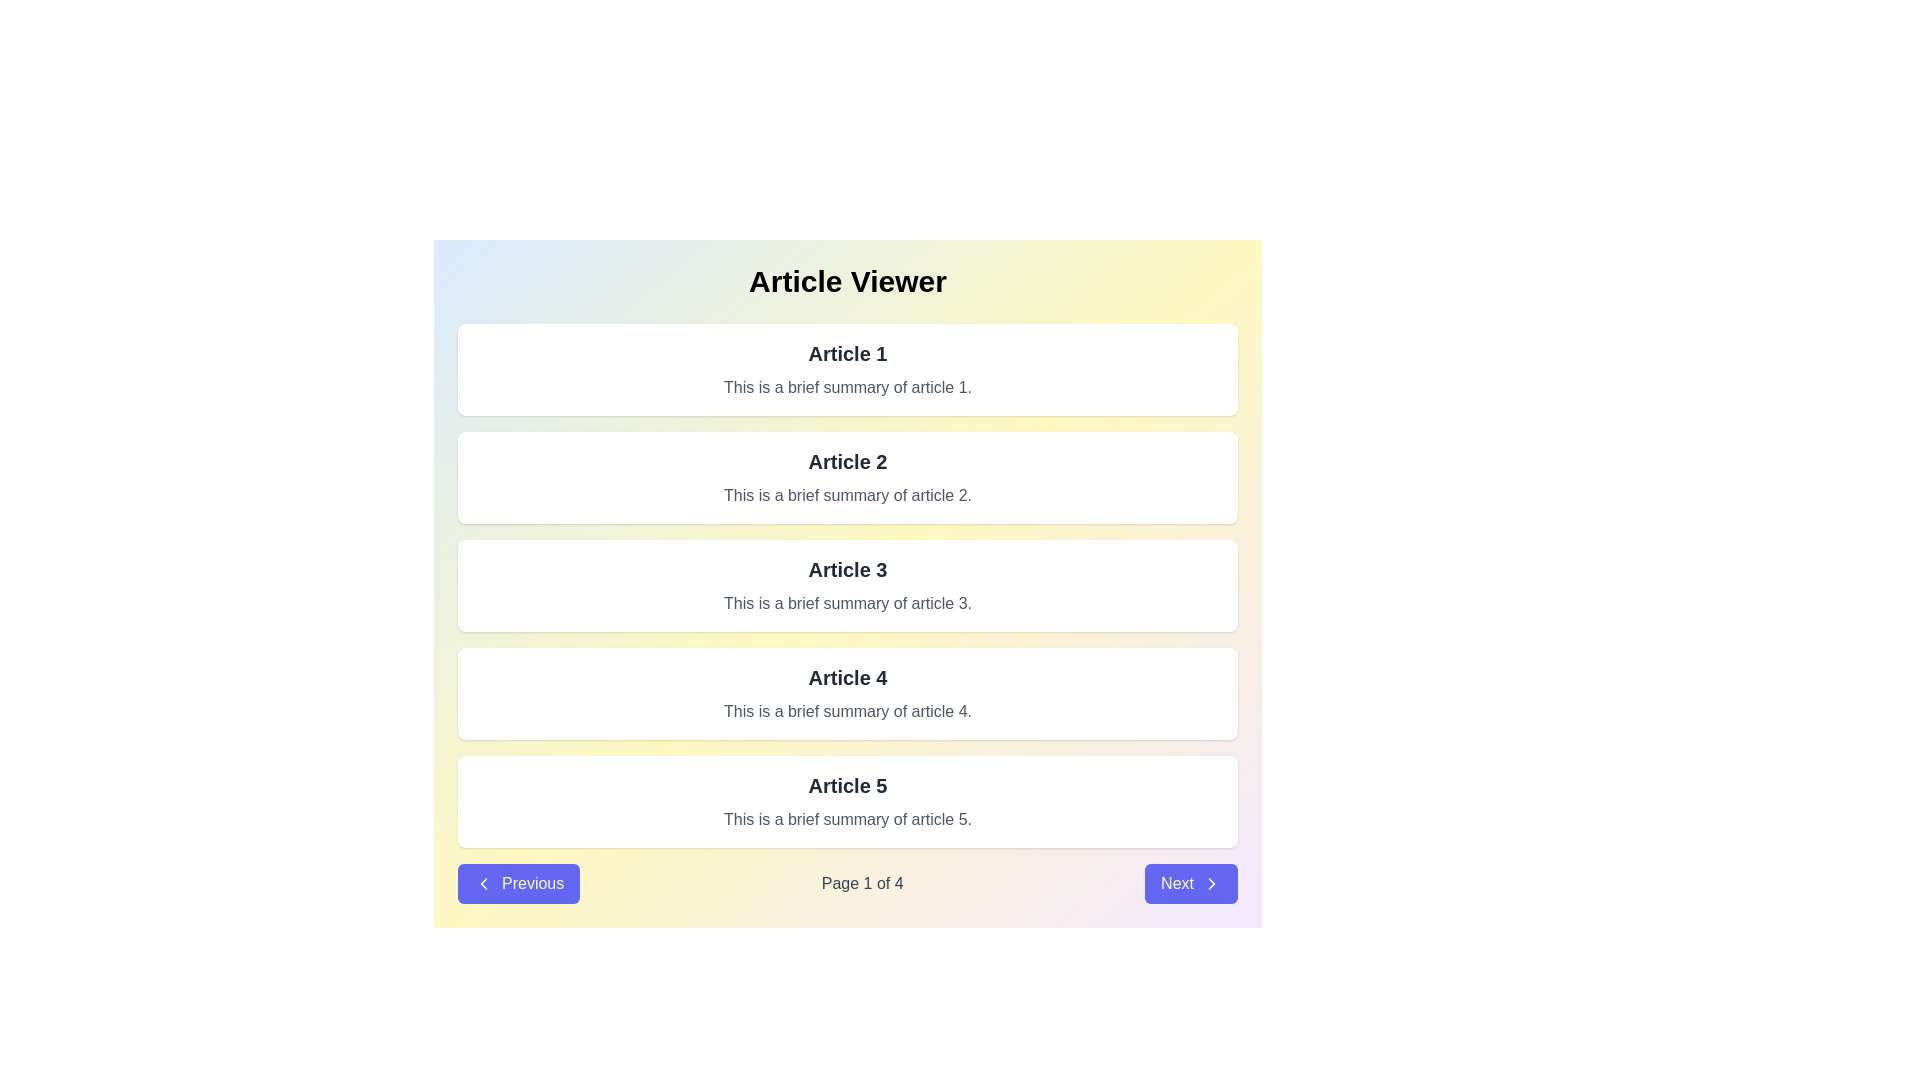 The width and height of the screenshot is (1920, 1080). I want to click on the 'Previous' button label, which indicates its function to navigate to the previous set of content or page, so click(533, 882).